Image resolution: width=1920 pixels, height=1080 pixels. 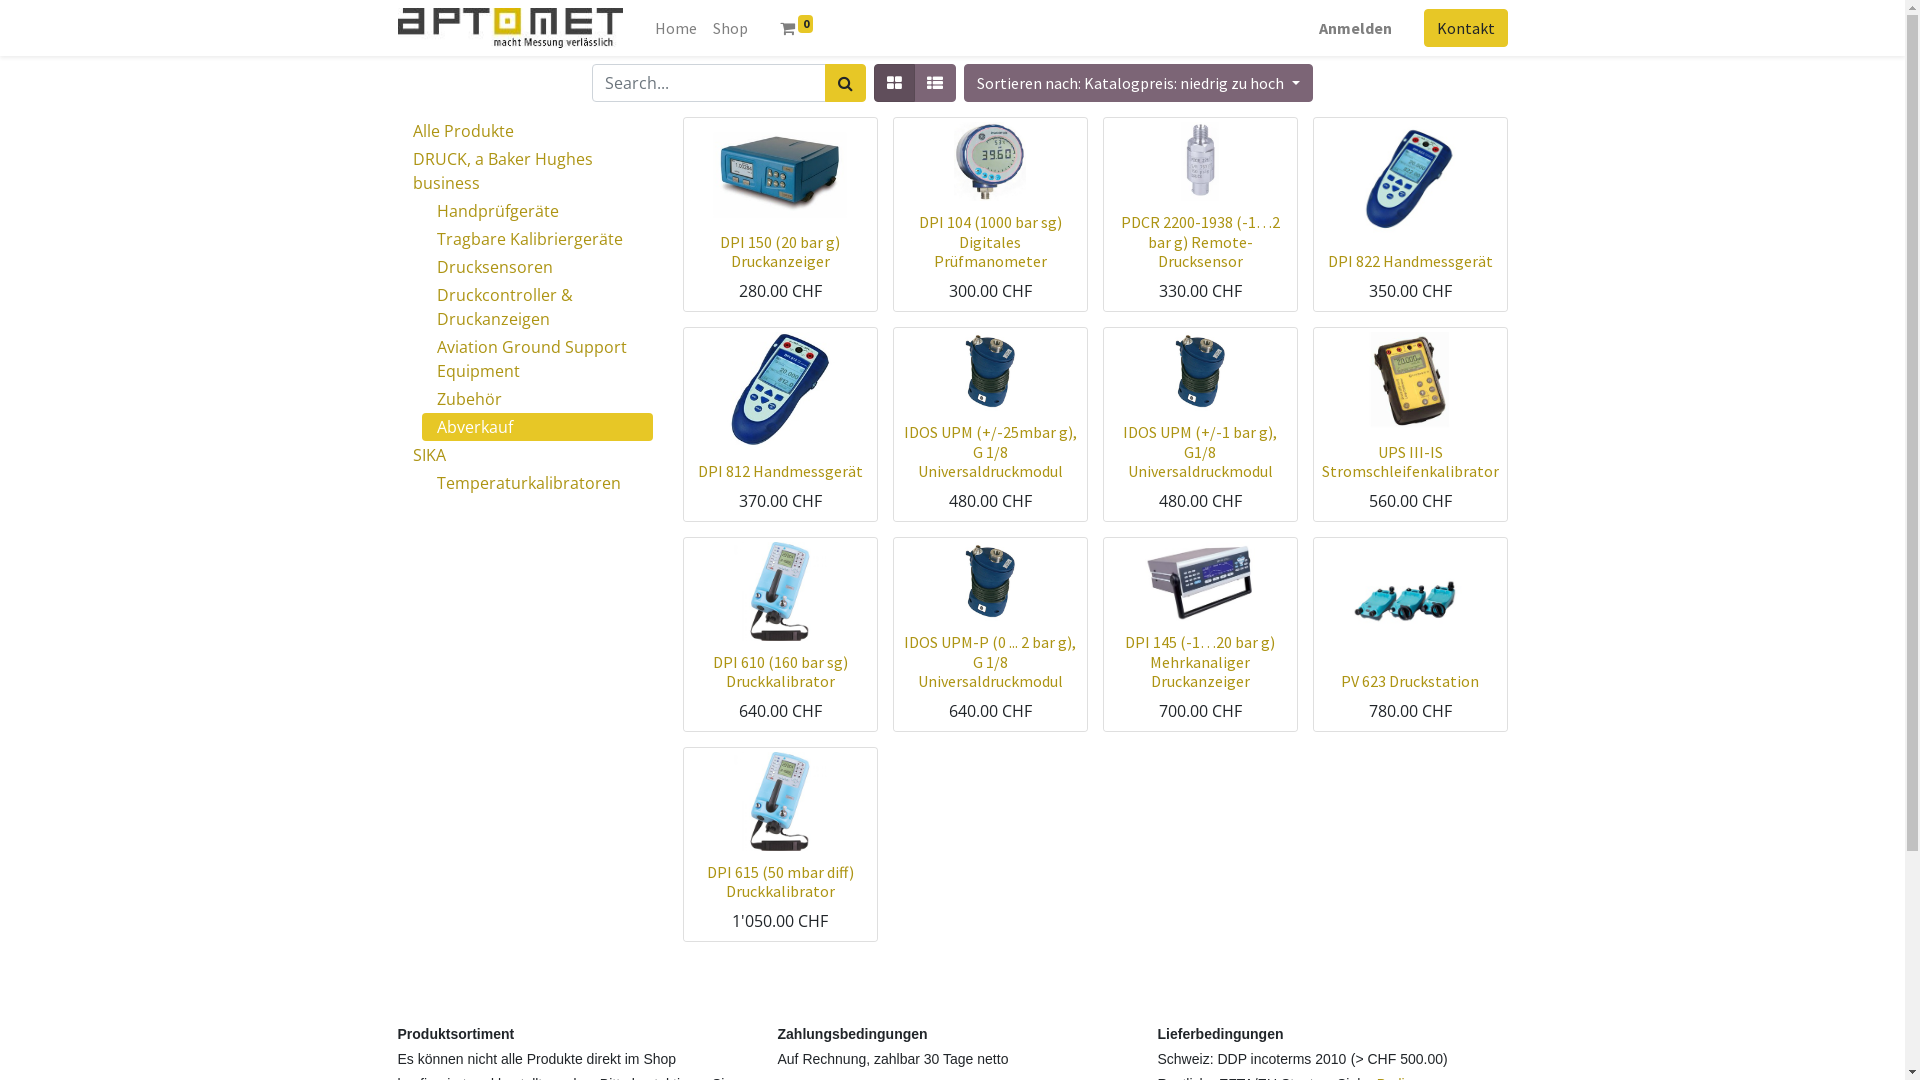 What do you see at coordinates (537, 307) in the screenshot?
I see `'Druckcontroller & Druckanzeigen'` at bounding box center [537, 307].